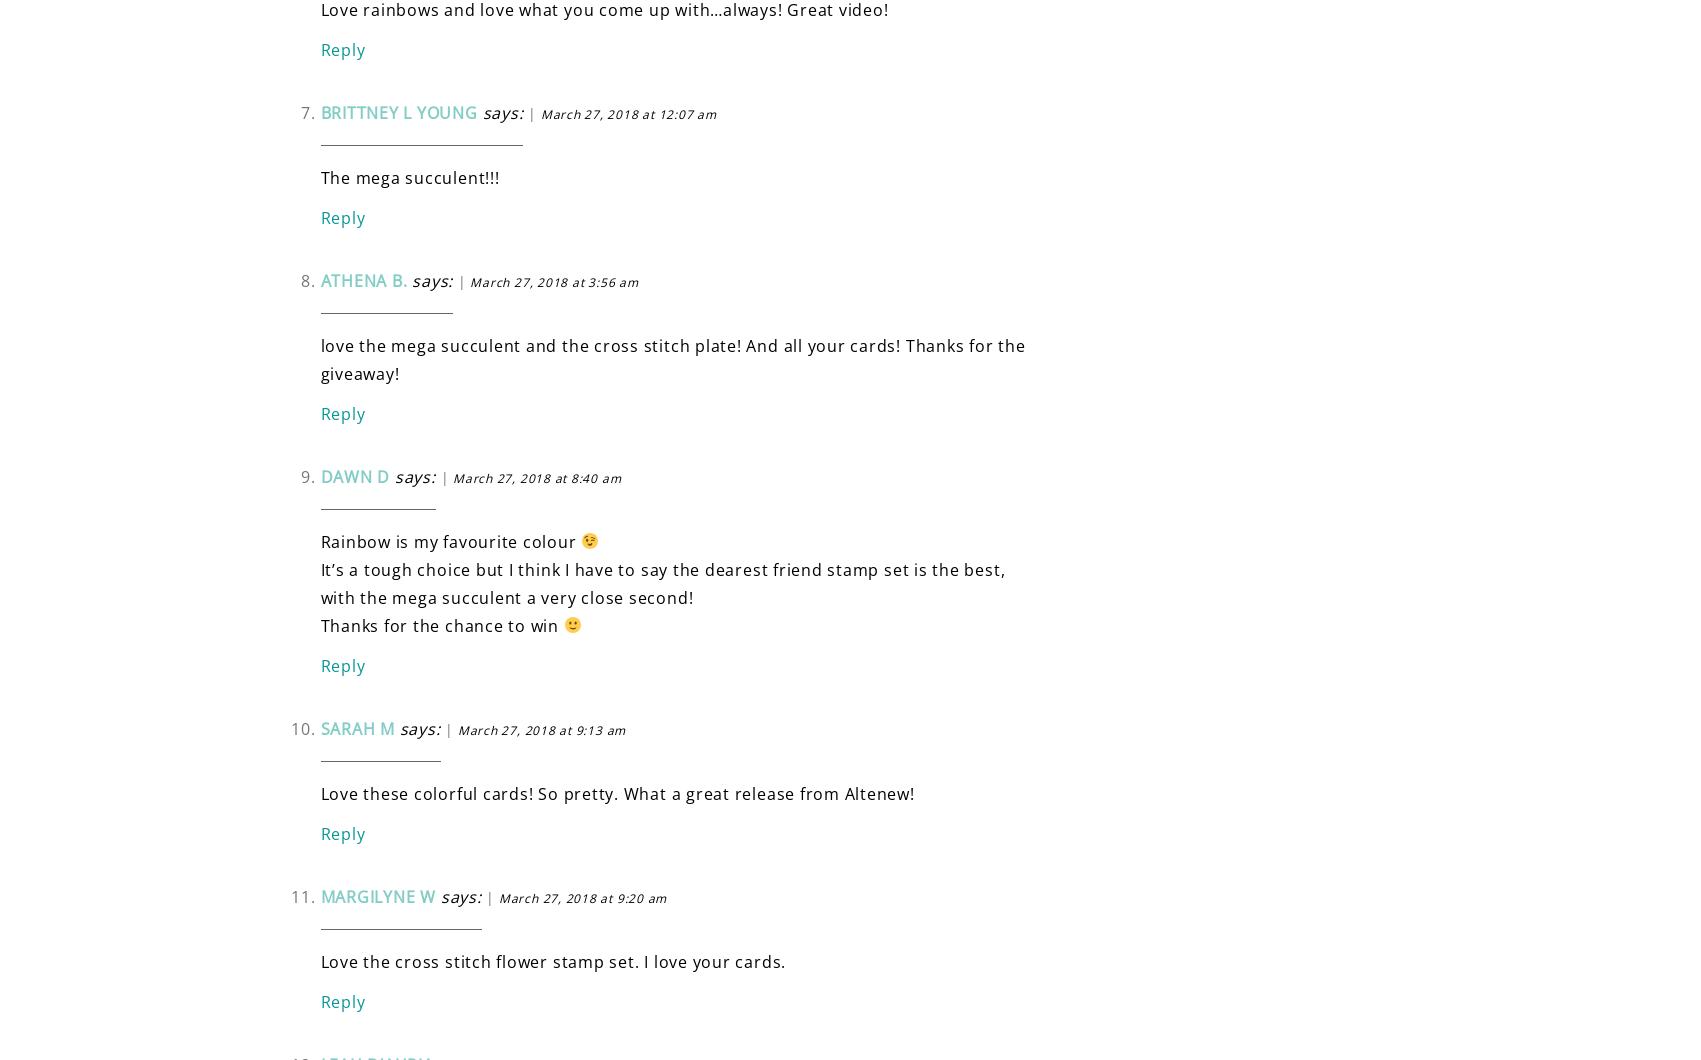 The height and width of the screenshot is (1060, 1701). What do you see at coordinates (354, 475) in the screenshot?
I see `'Dawn D'` at bounding box center [354, 475].